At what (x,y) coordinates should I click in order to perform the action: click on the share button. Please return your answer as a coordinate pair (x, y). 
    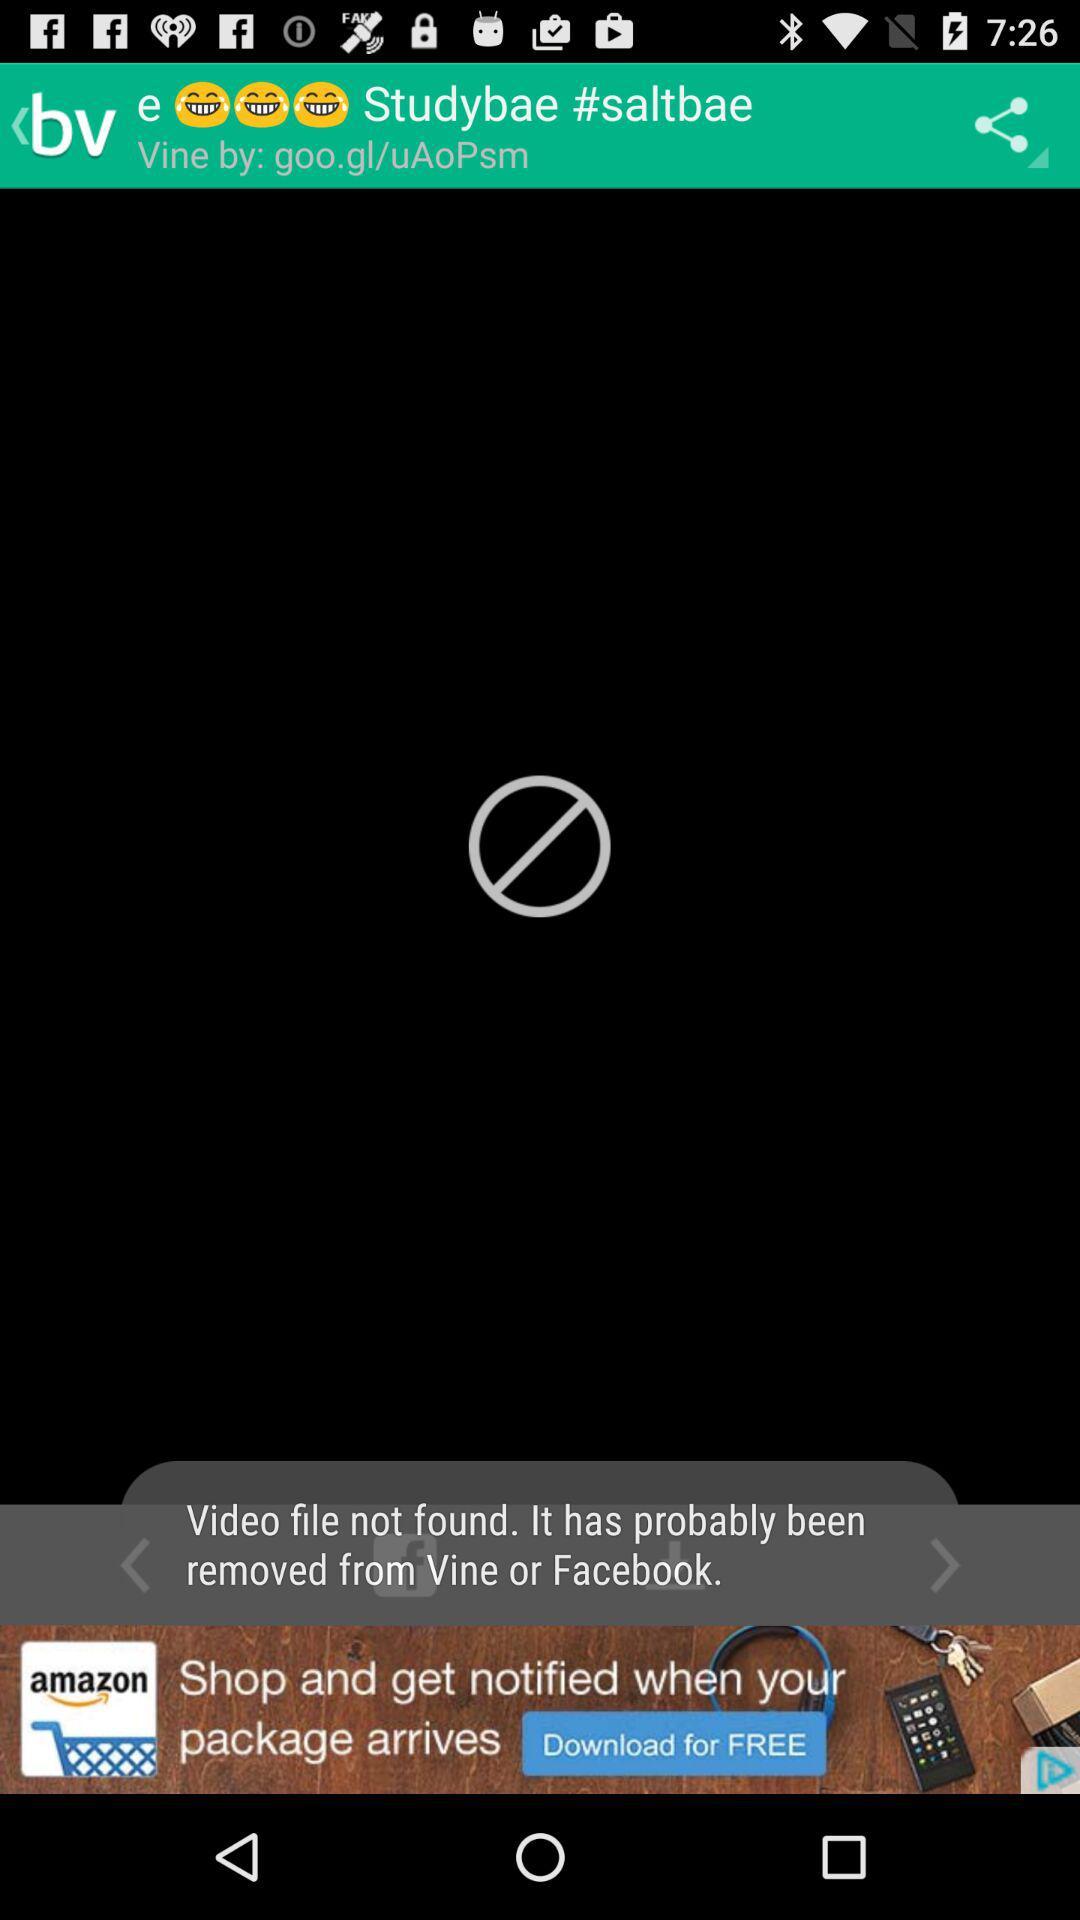
    Looking at the image, I should click on (1006, 124).